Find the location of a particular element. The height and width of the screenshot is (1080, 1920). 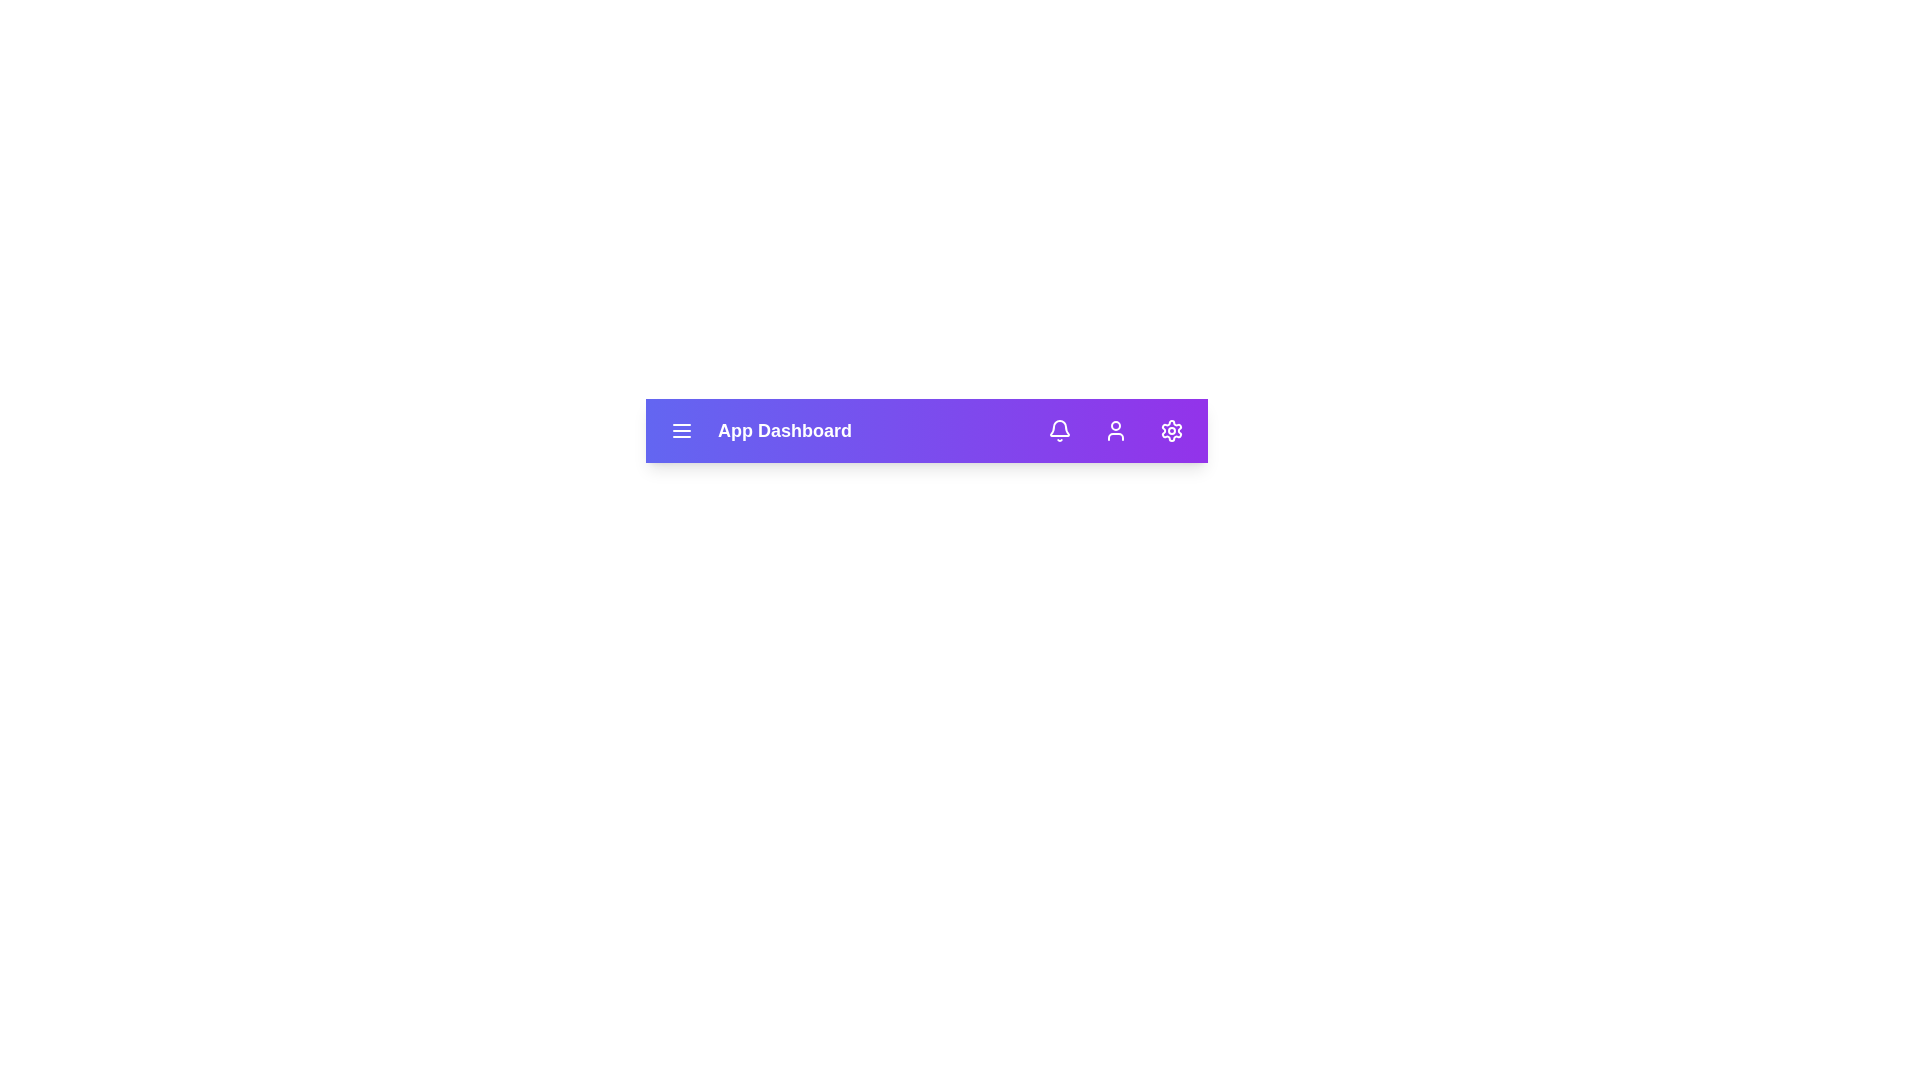

the Notifications button to view alerts is located at coordinates (1059, 430).